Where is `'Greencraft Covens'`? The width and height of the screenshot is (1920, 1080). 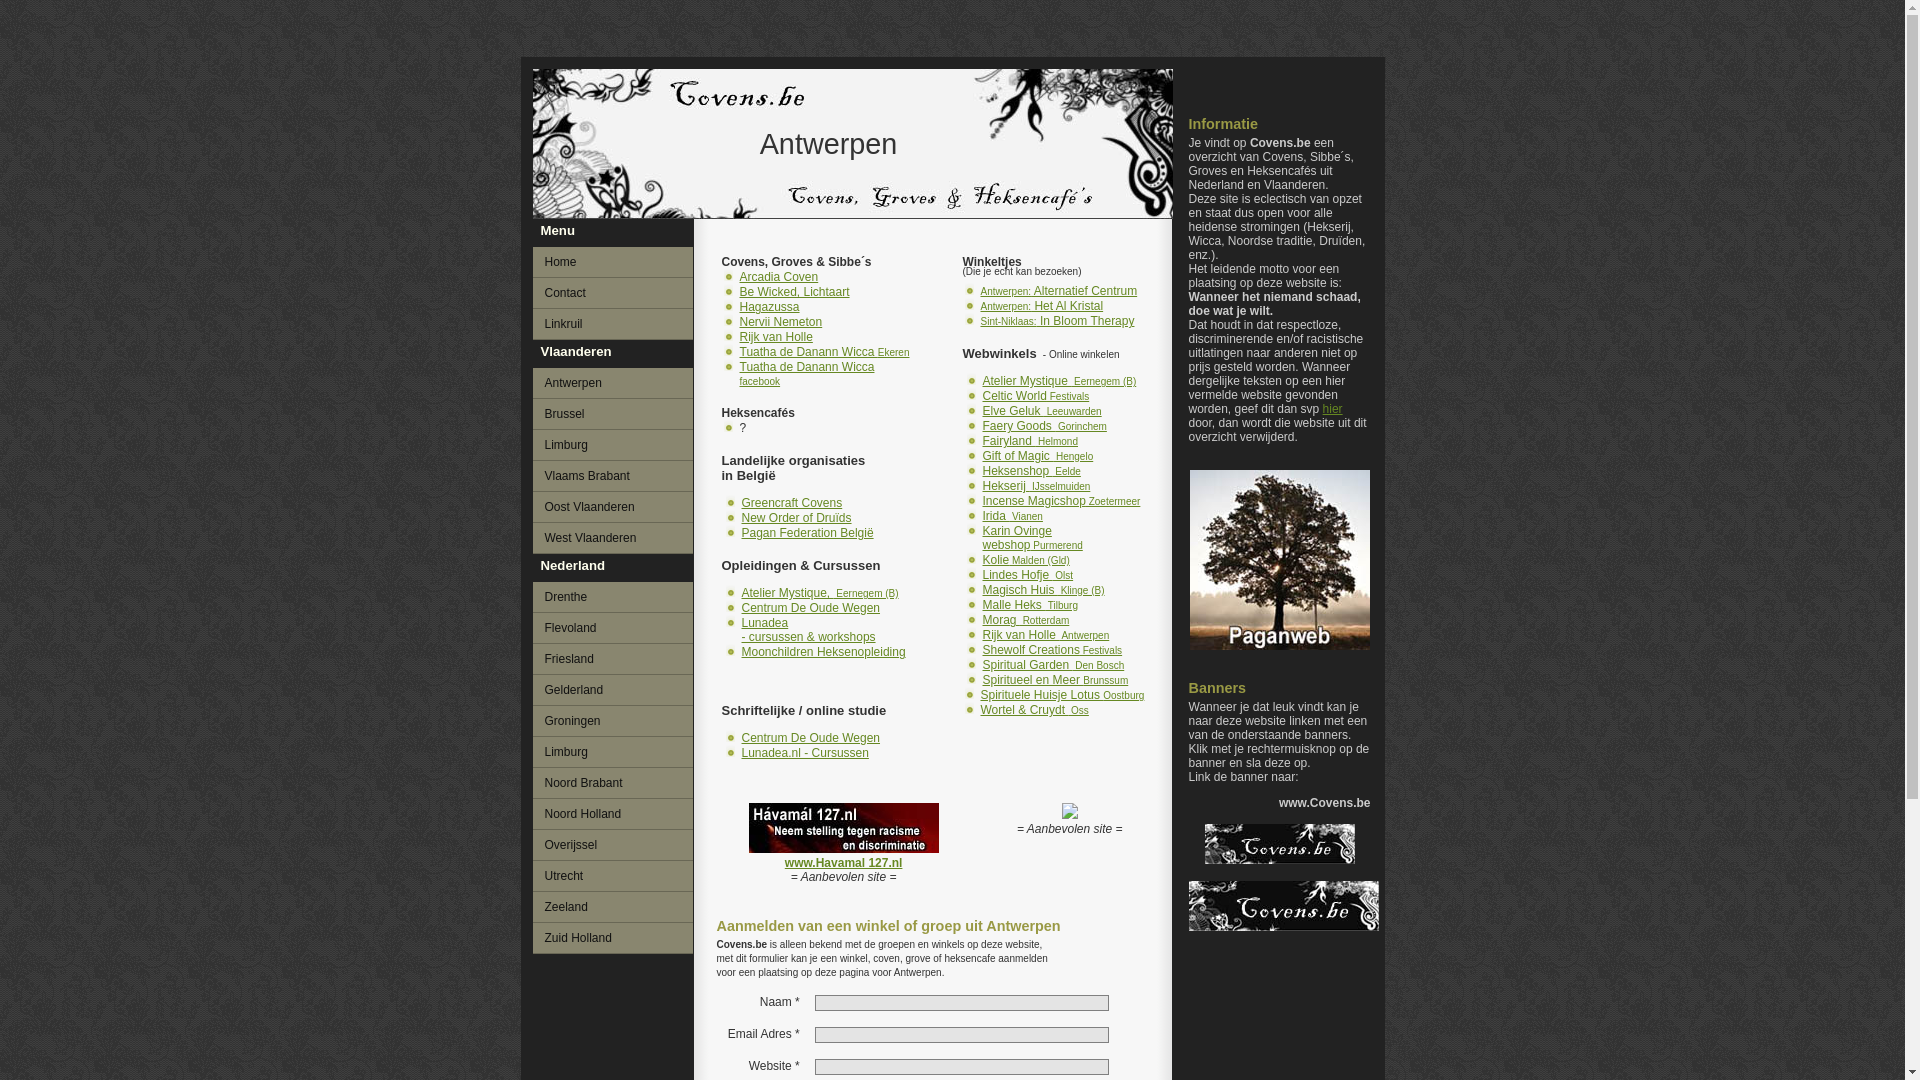
'Greencraft Covens' is located at coordinates (741, 501).